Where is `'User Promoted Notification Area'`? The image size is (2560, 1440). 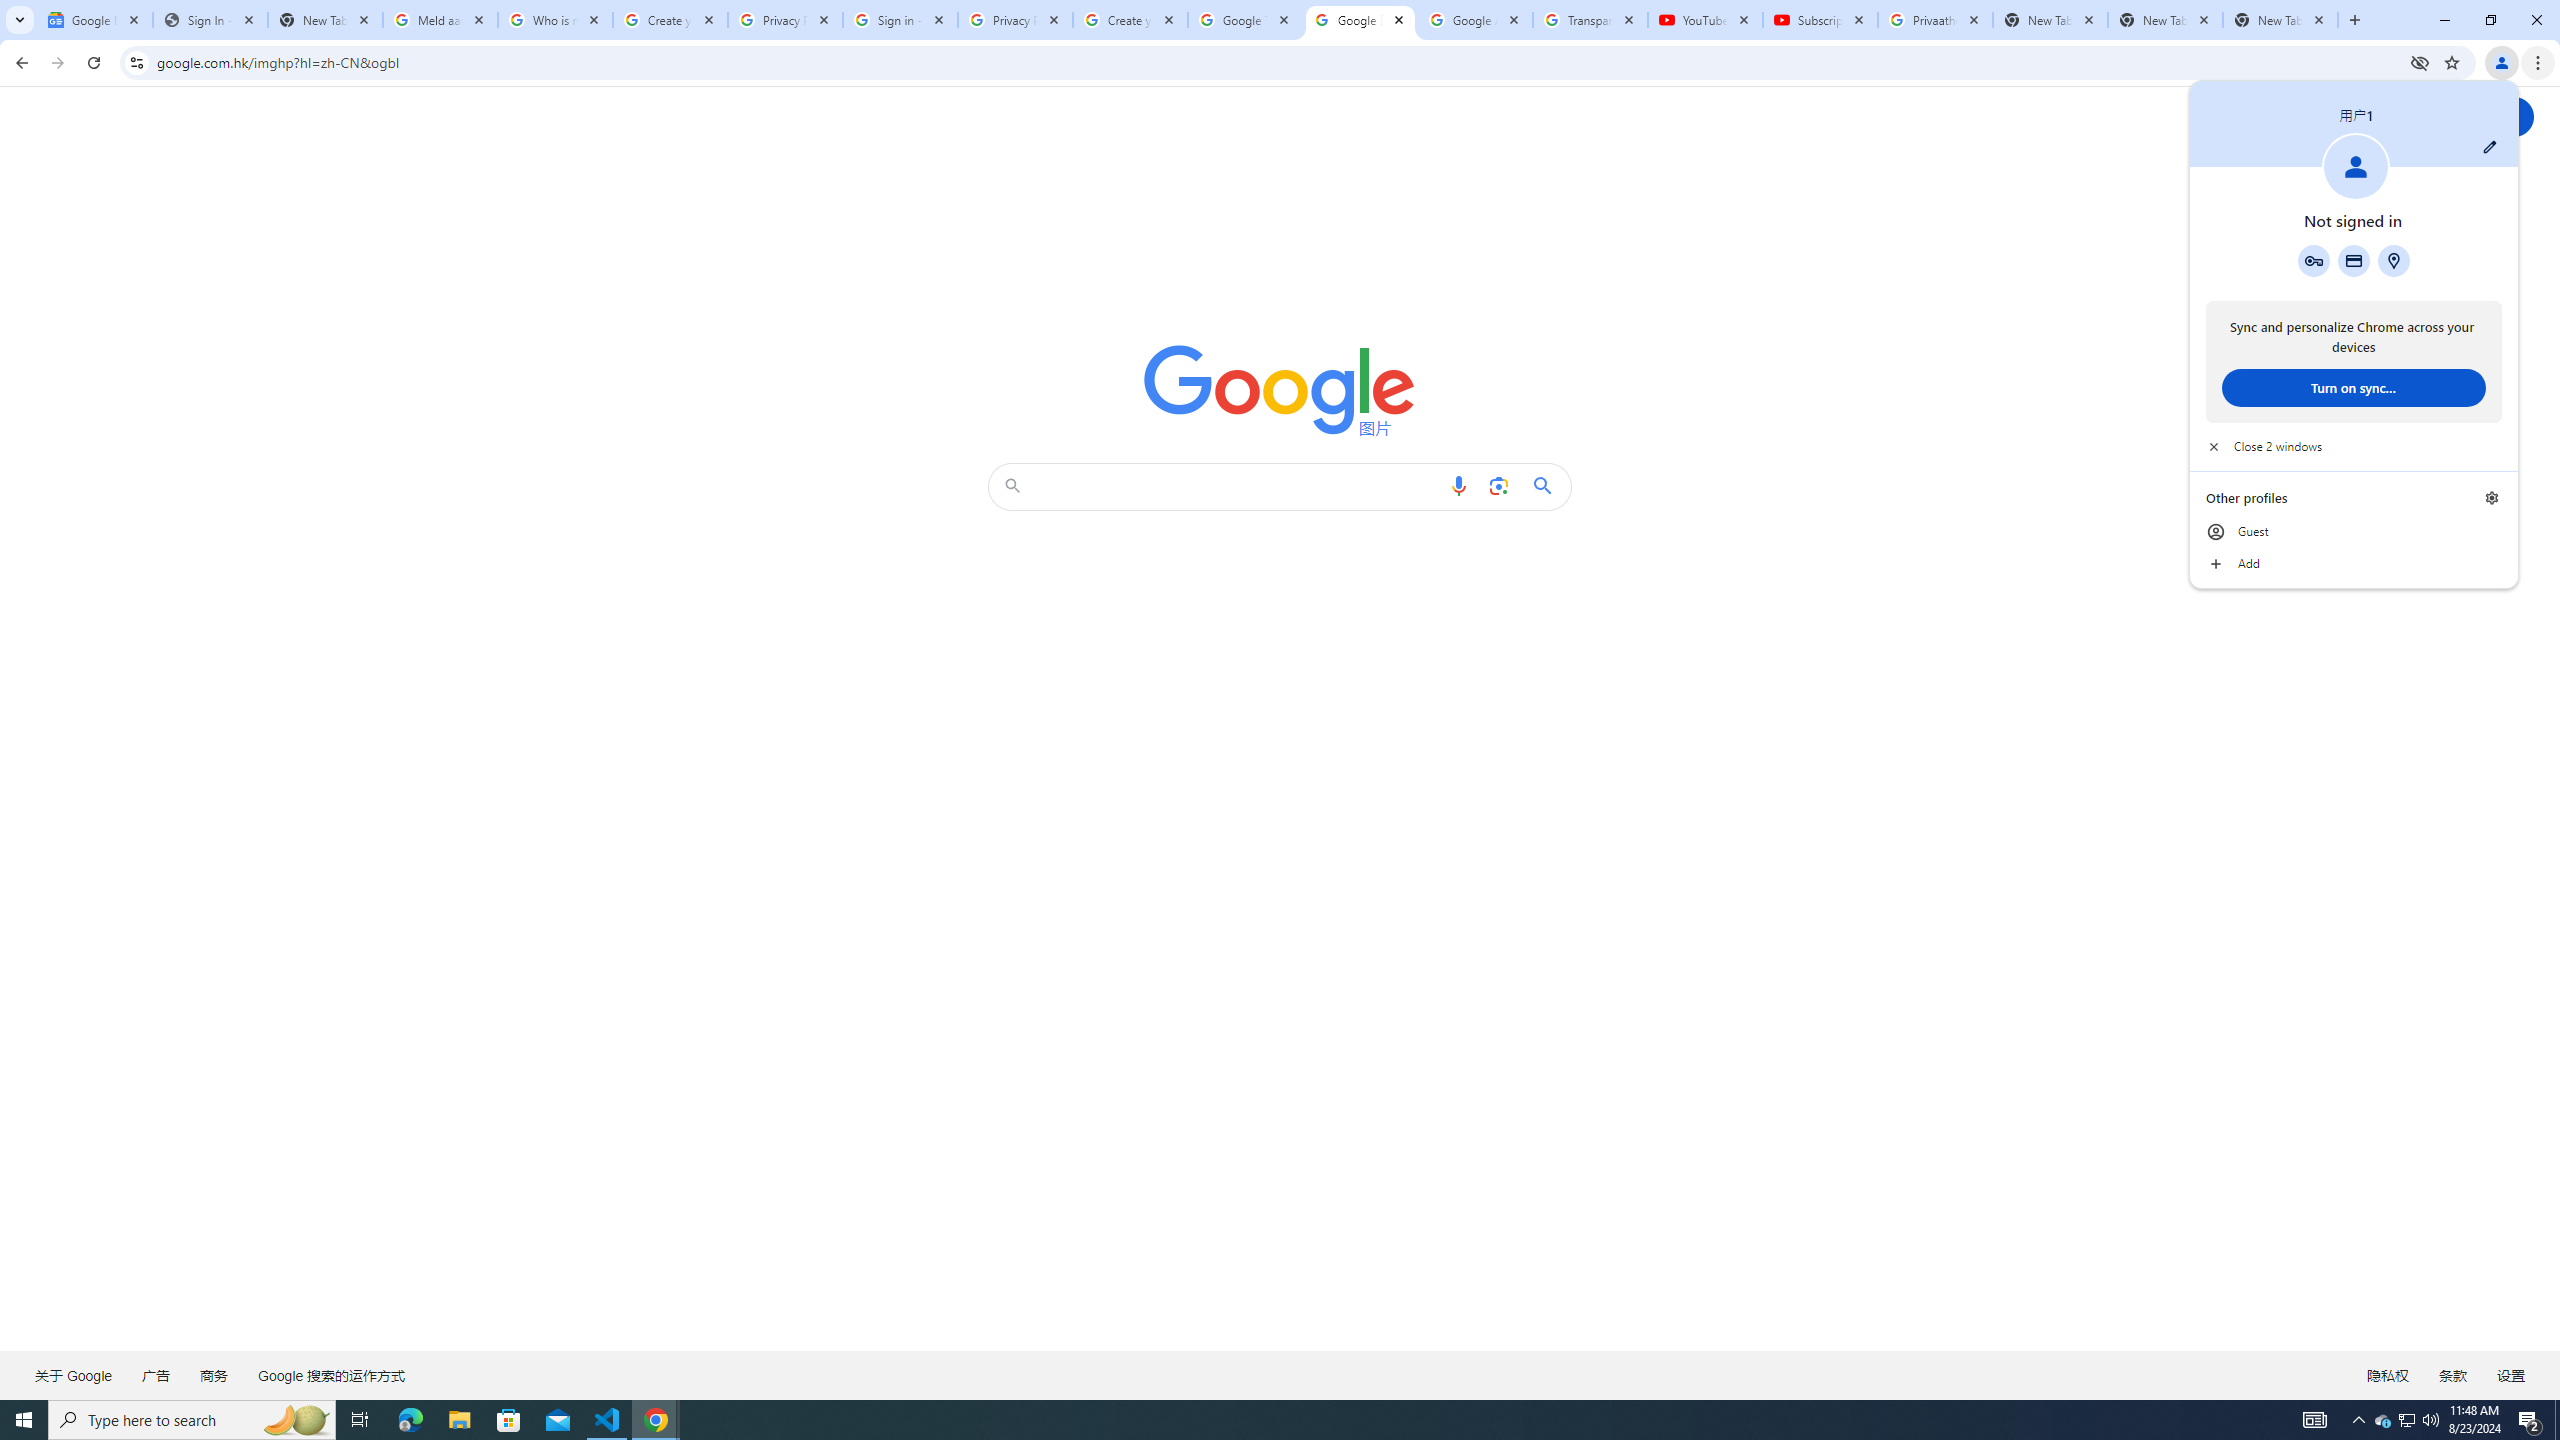 'User Promoted Notification Area' is located at coordinates (2405, 1418).